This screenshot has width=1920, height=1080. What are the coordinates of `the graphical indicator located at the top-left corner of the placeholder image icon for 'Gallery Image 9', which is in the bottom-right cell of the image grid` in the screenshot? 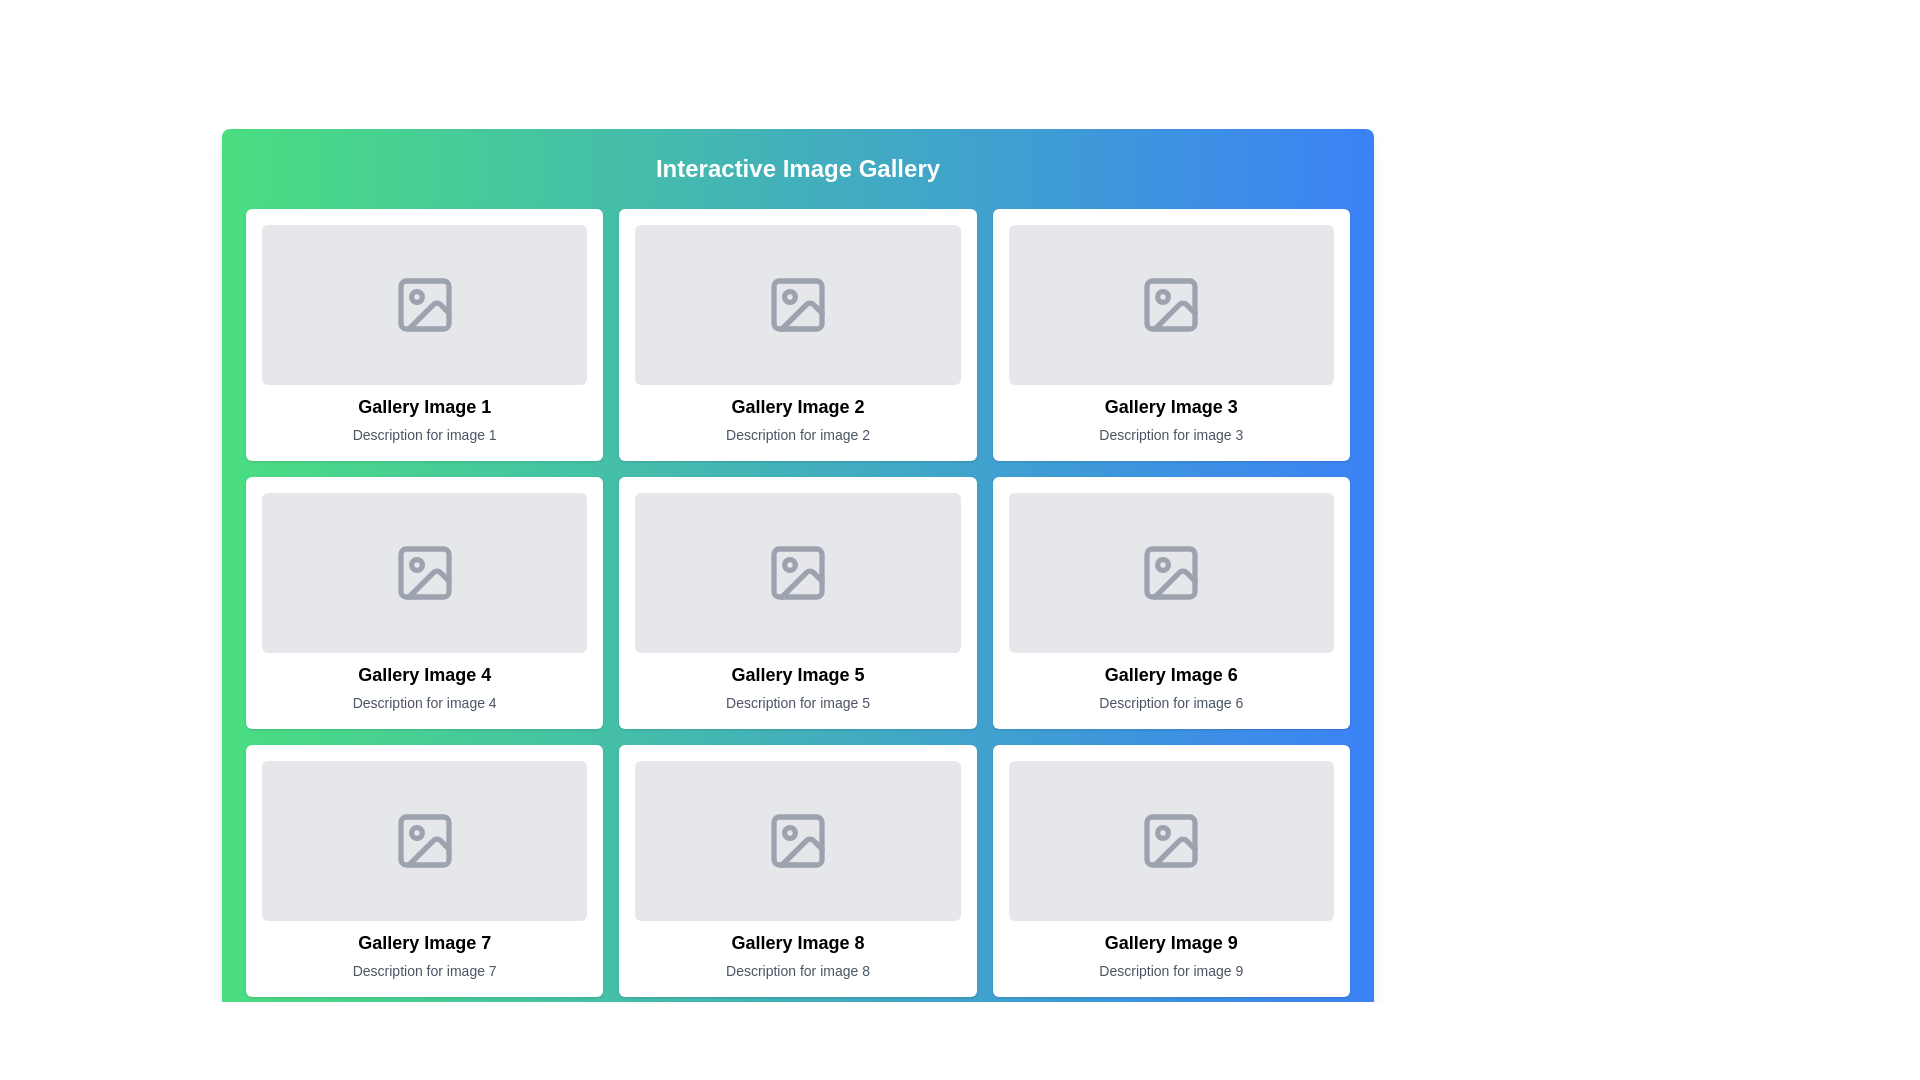 It's located at (1163, 833).